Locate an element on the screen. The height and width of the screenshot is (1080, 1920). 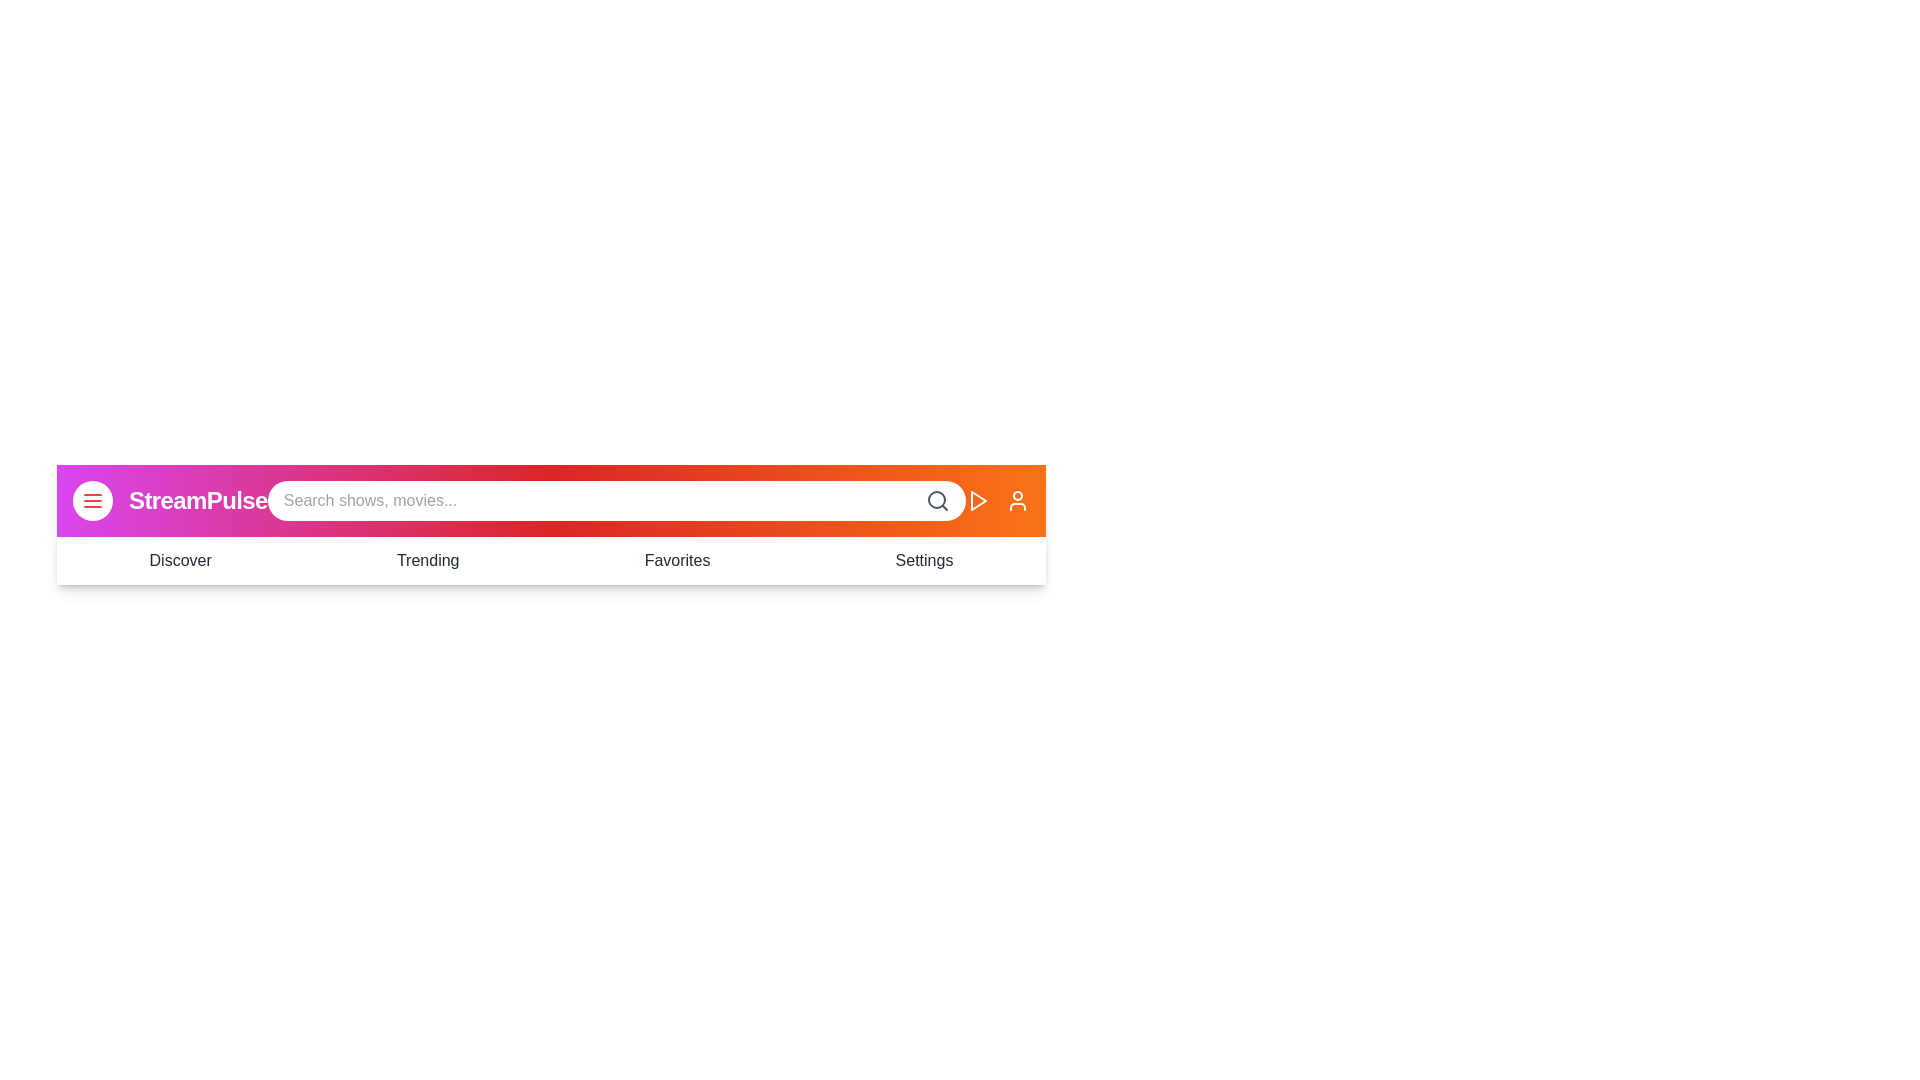
navigation toggle button to toggle the visibility of the navigation menu is located at coordinates (91, 500).